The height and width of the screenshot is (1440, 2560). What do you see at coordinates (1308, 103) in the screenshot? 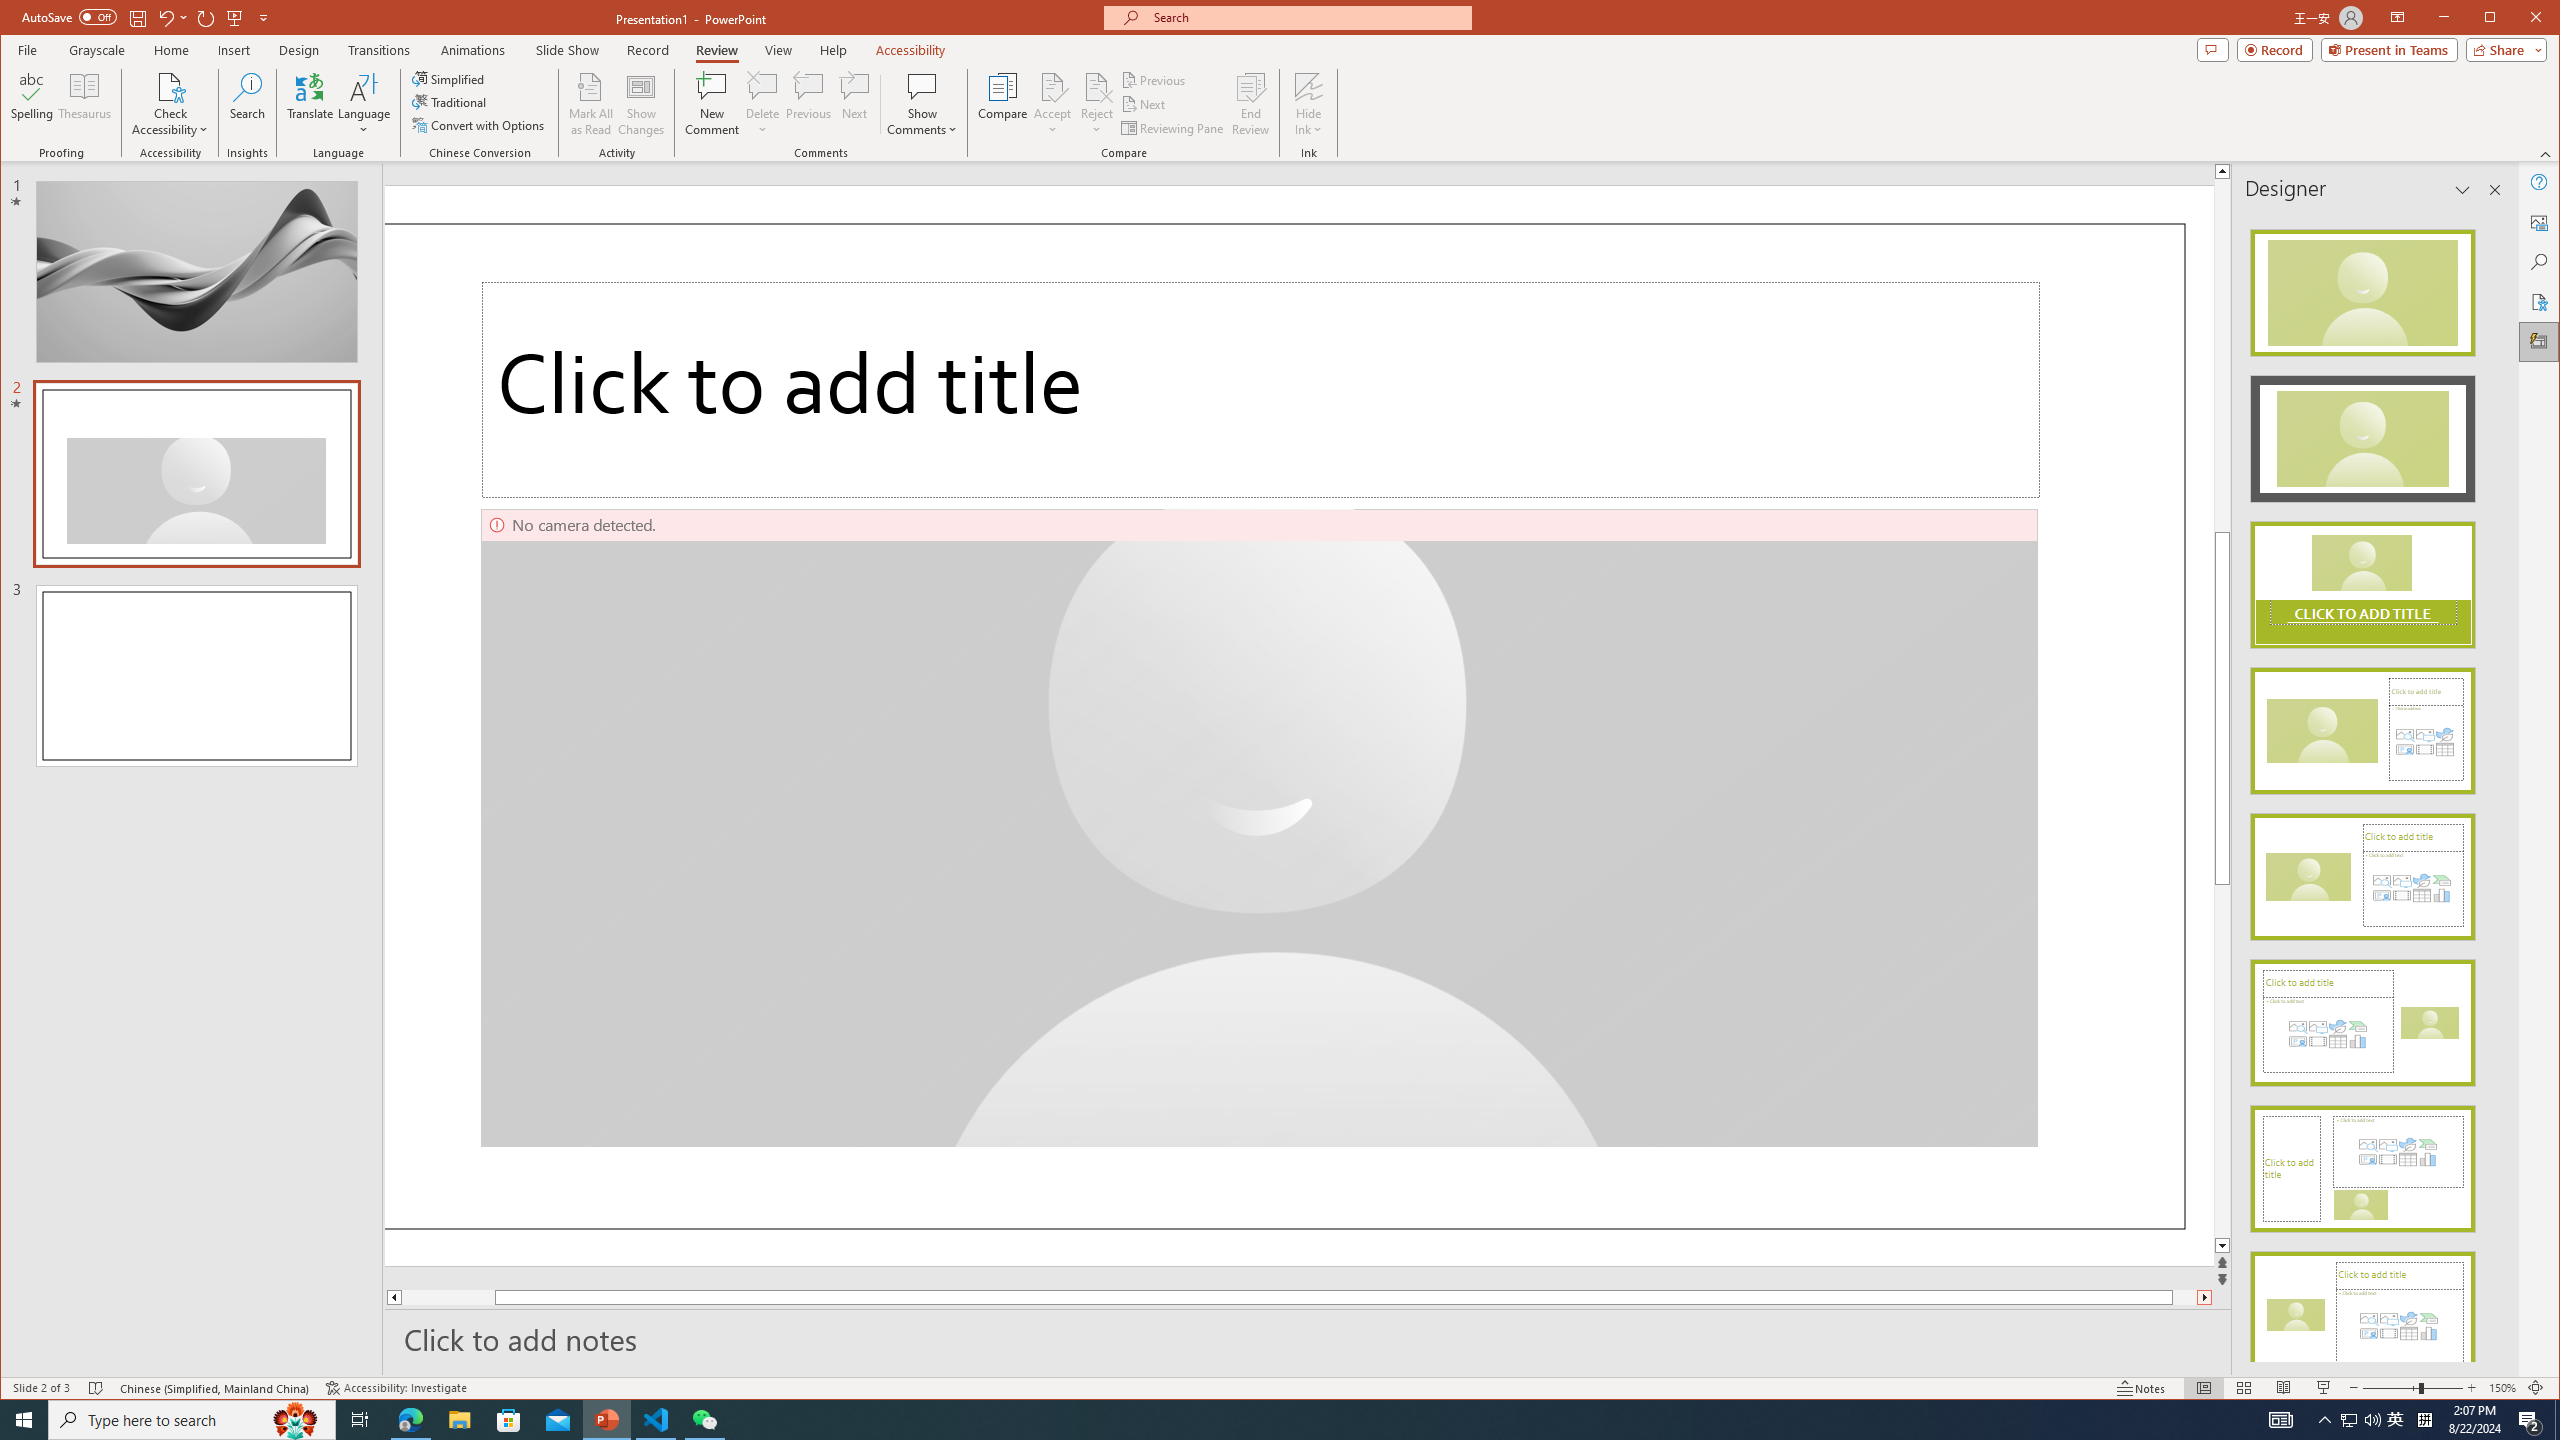
I see `'Hide Ink'` at bounding box center [1308, 103].